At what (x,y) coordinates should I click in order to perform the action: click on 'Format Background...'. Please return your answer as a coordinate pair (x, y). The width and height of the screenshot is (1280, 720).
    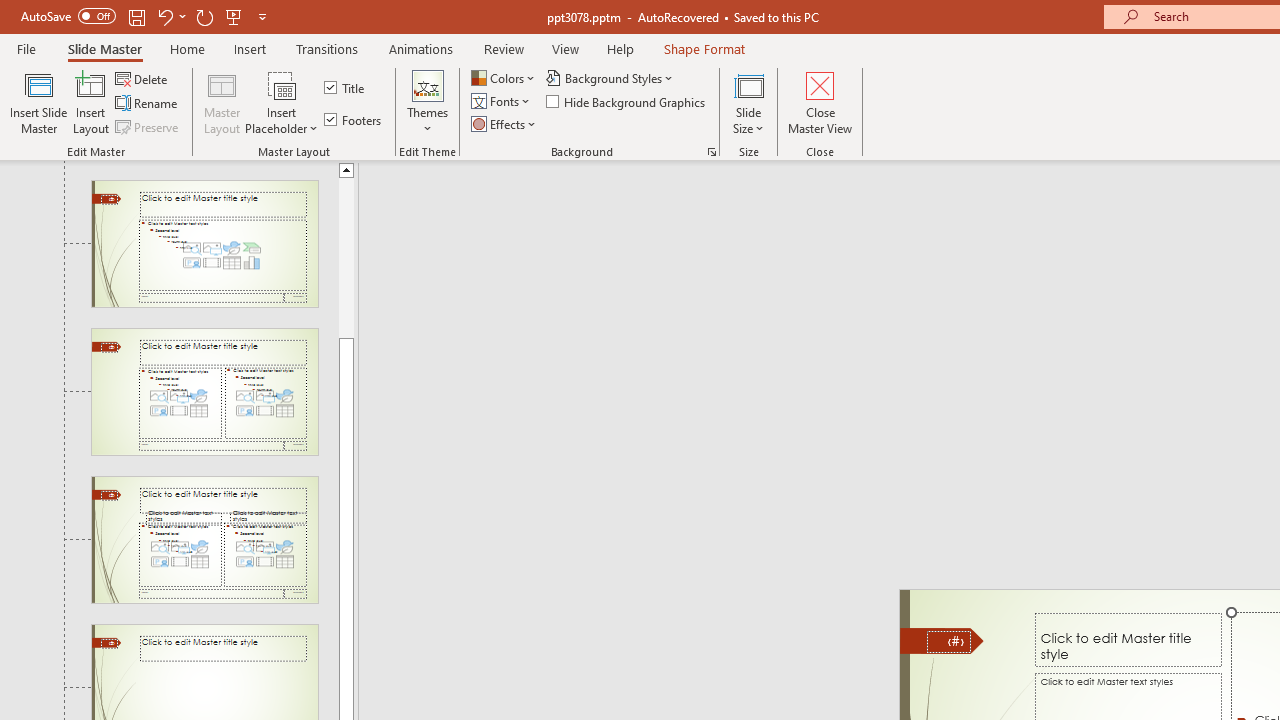
    Looking at the image, I should click on (711, 150).